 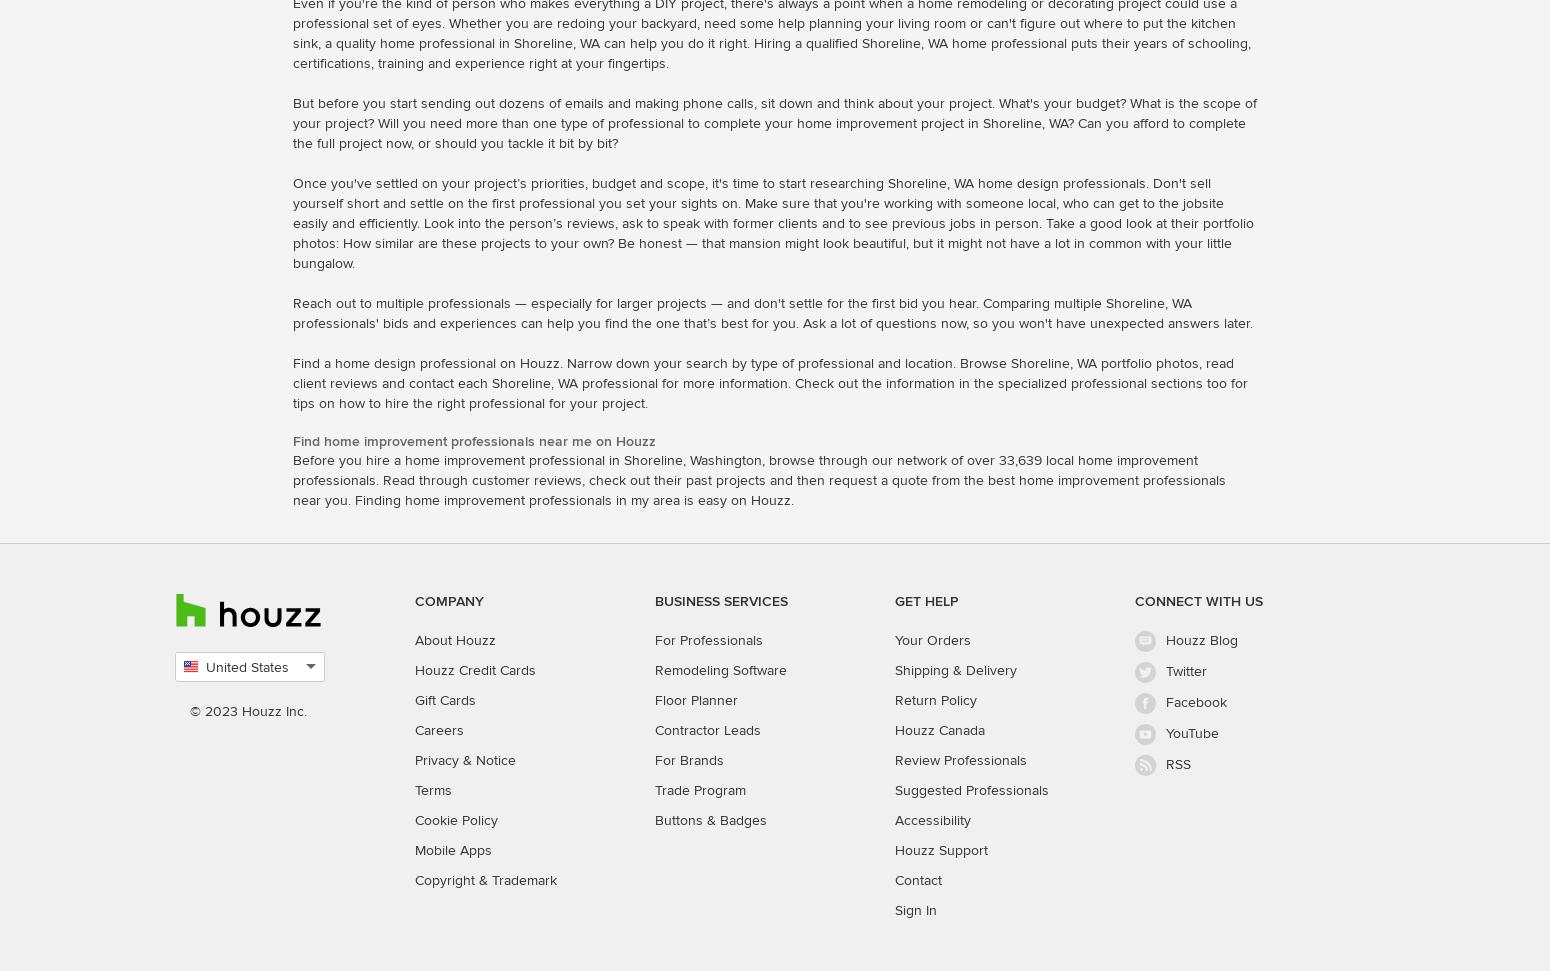 What do you see at coordinates (247, 666) in the screenshot?
I see `'United States'` at bounding box center [247, 666].